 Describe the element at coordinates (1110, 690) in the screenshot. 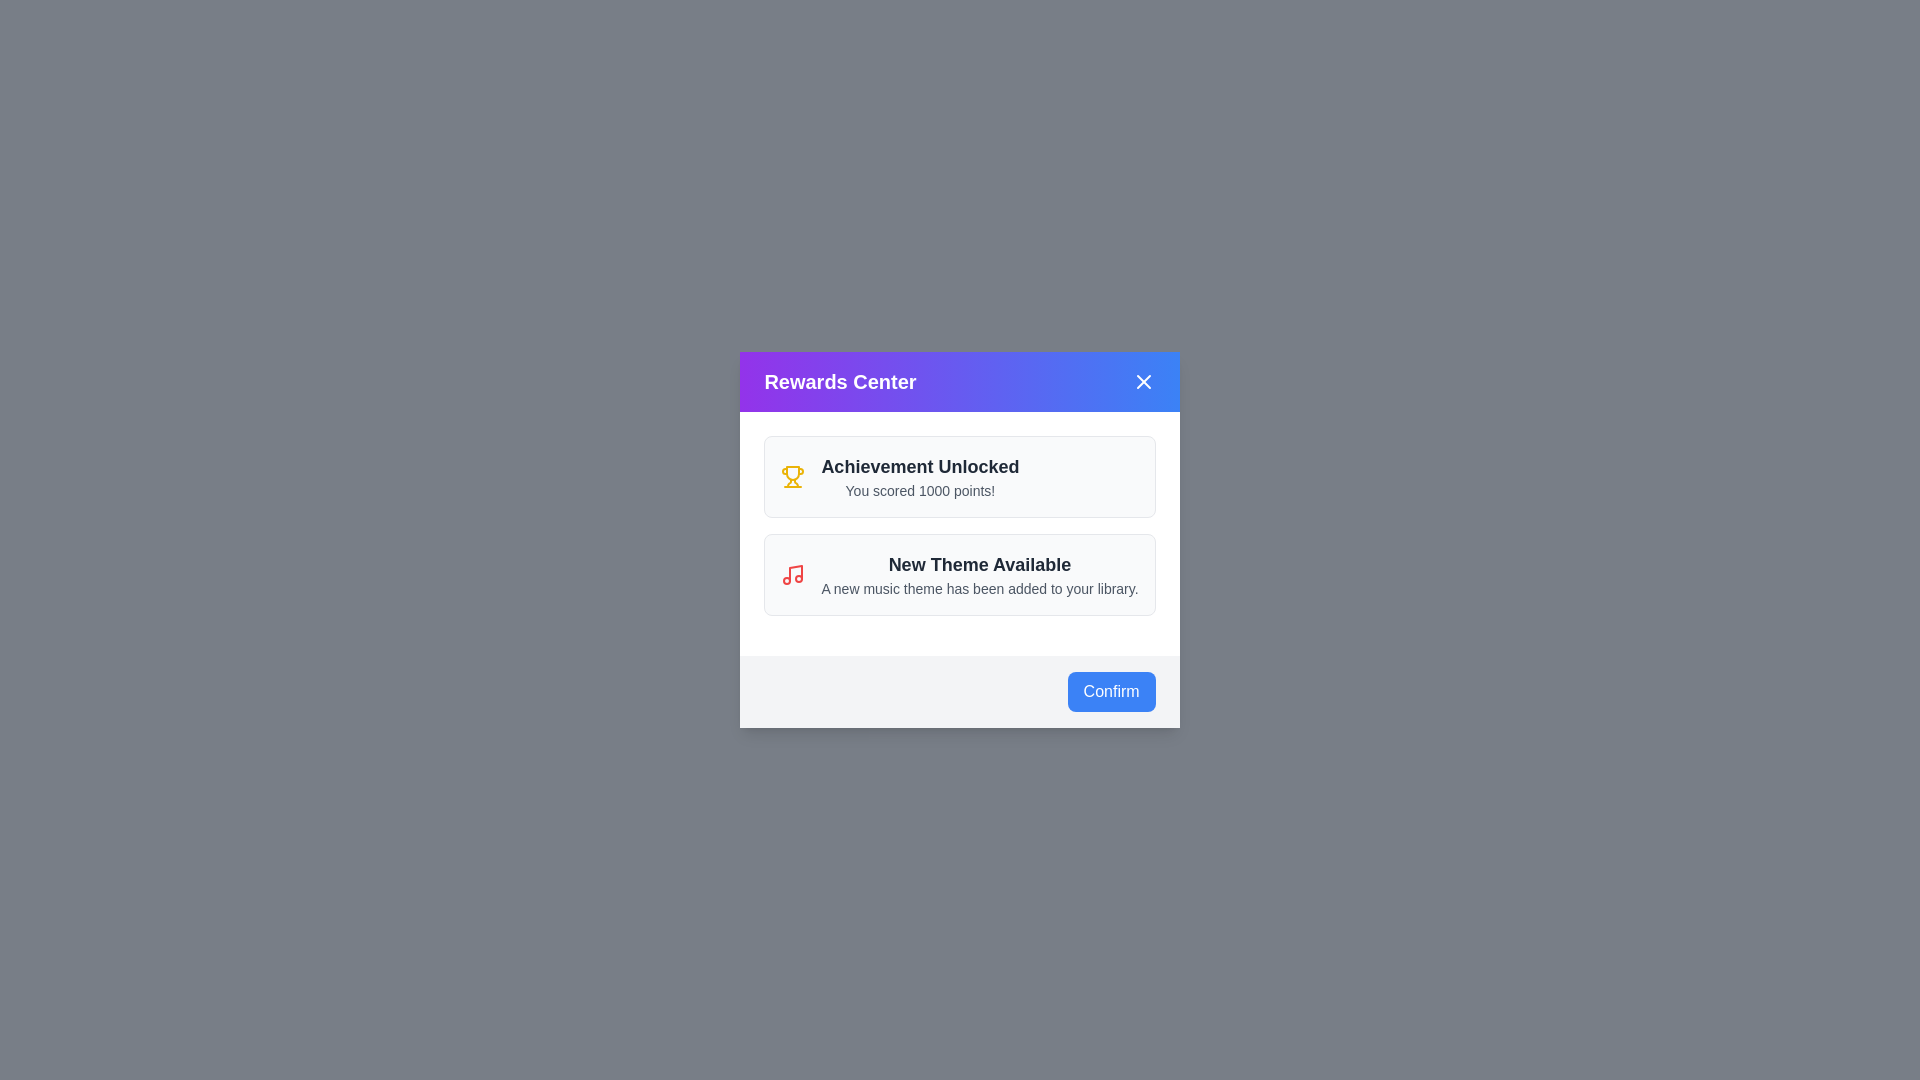

I see `the 'Confirm' button at the bottom of the dialog` at that location.